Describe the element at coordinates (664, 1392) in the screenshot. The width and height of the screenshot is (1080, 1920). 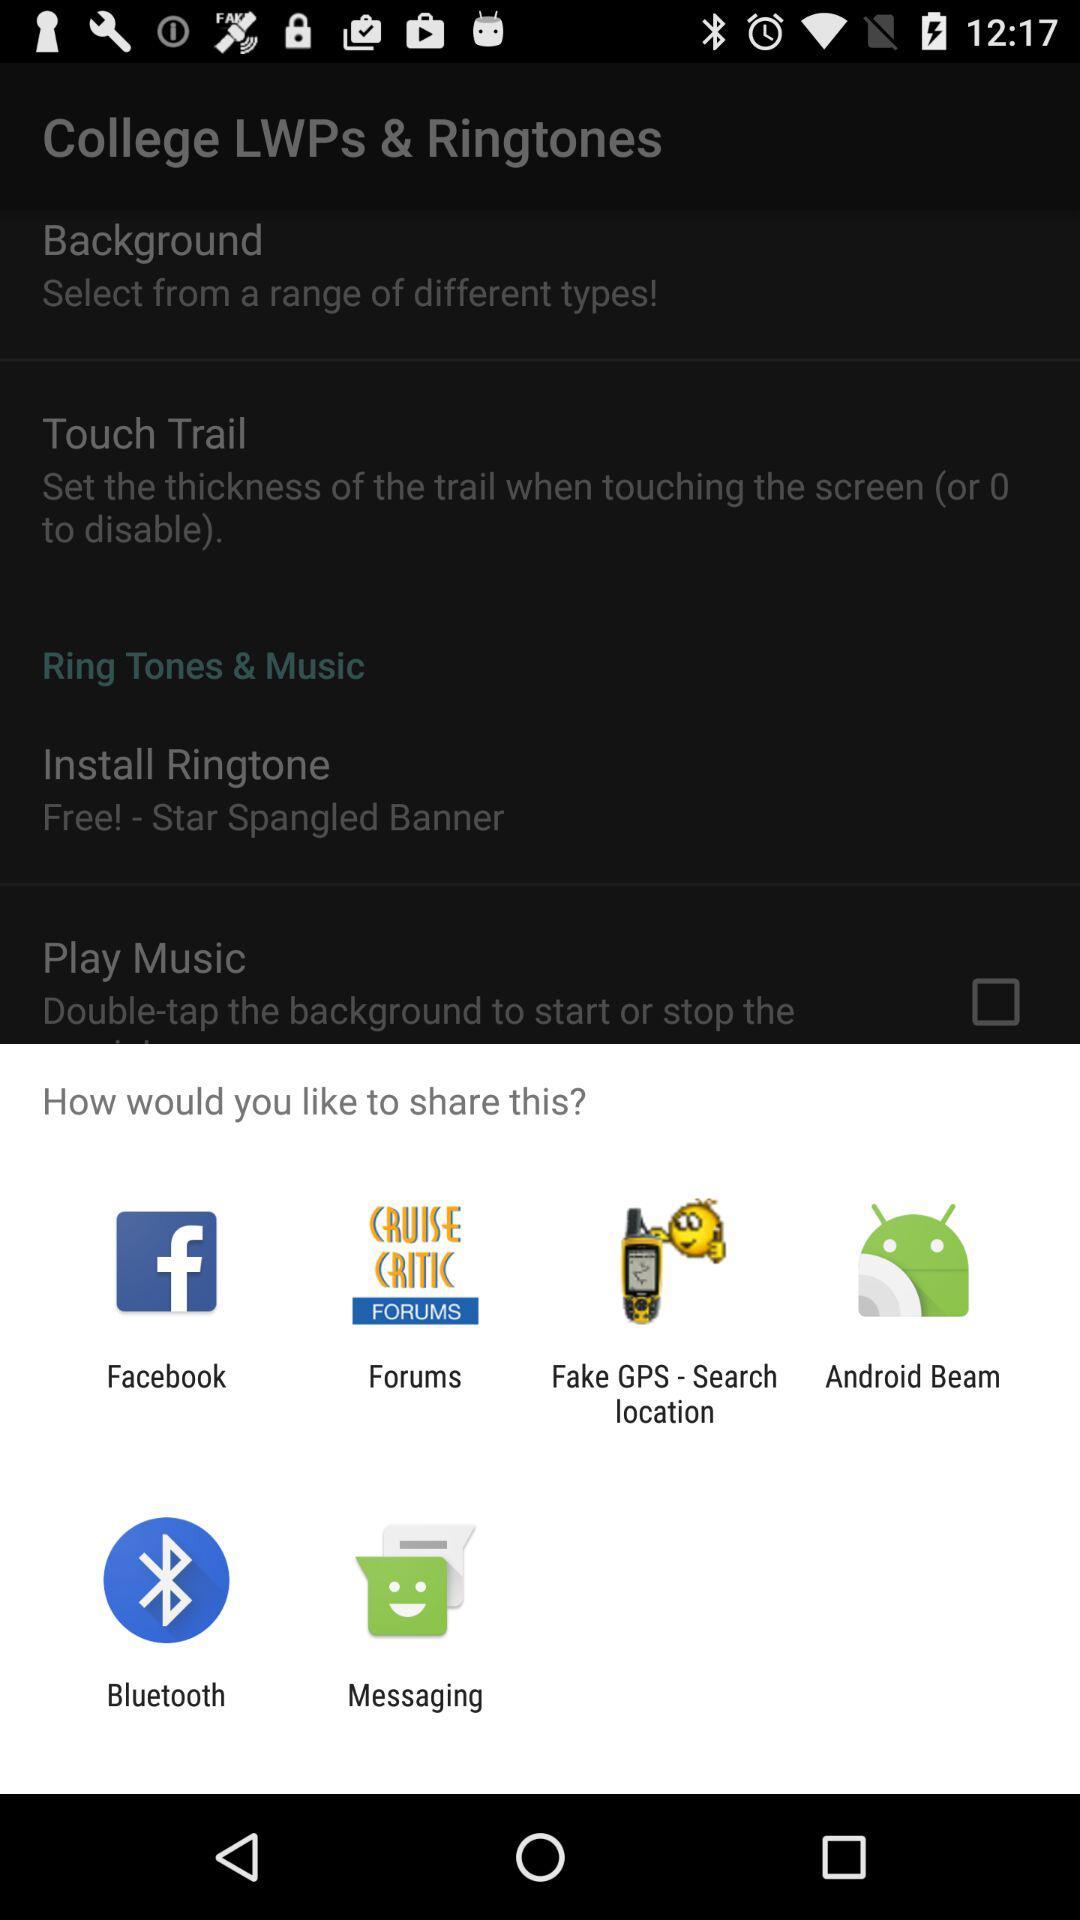
I see `the icon to the left of the android beam` at that location.